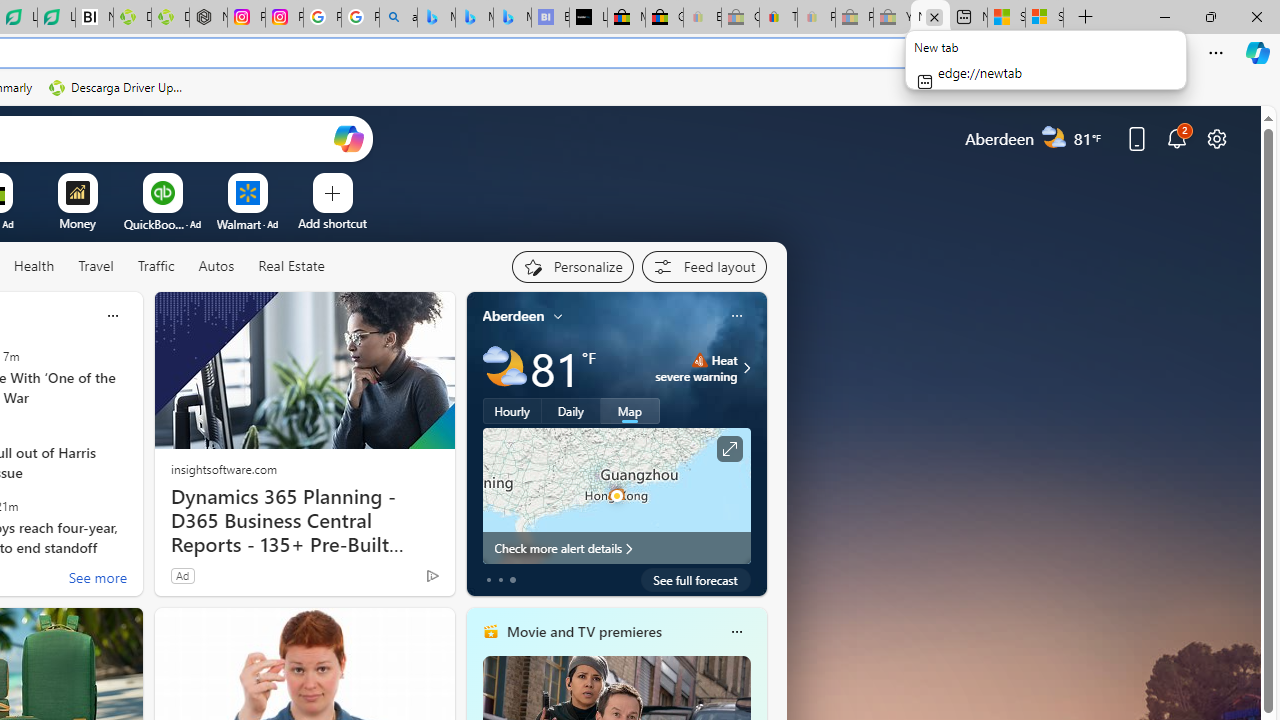  Describe the element at coordinates (500, 579) in the screenshot. I see `'tab-1'` at that location.